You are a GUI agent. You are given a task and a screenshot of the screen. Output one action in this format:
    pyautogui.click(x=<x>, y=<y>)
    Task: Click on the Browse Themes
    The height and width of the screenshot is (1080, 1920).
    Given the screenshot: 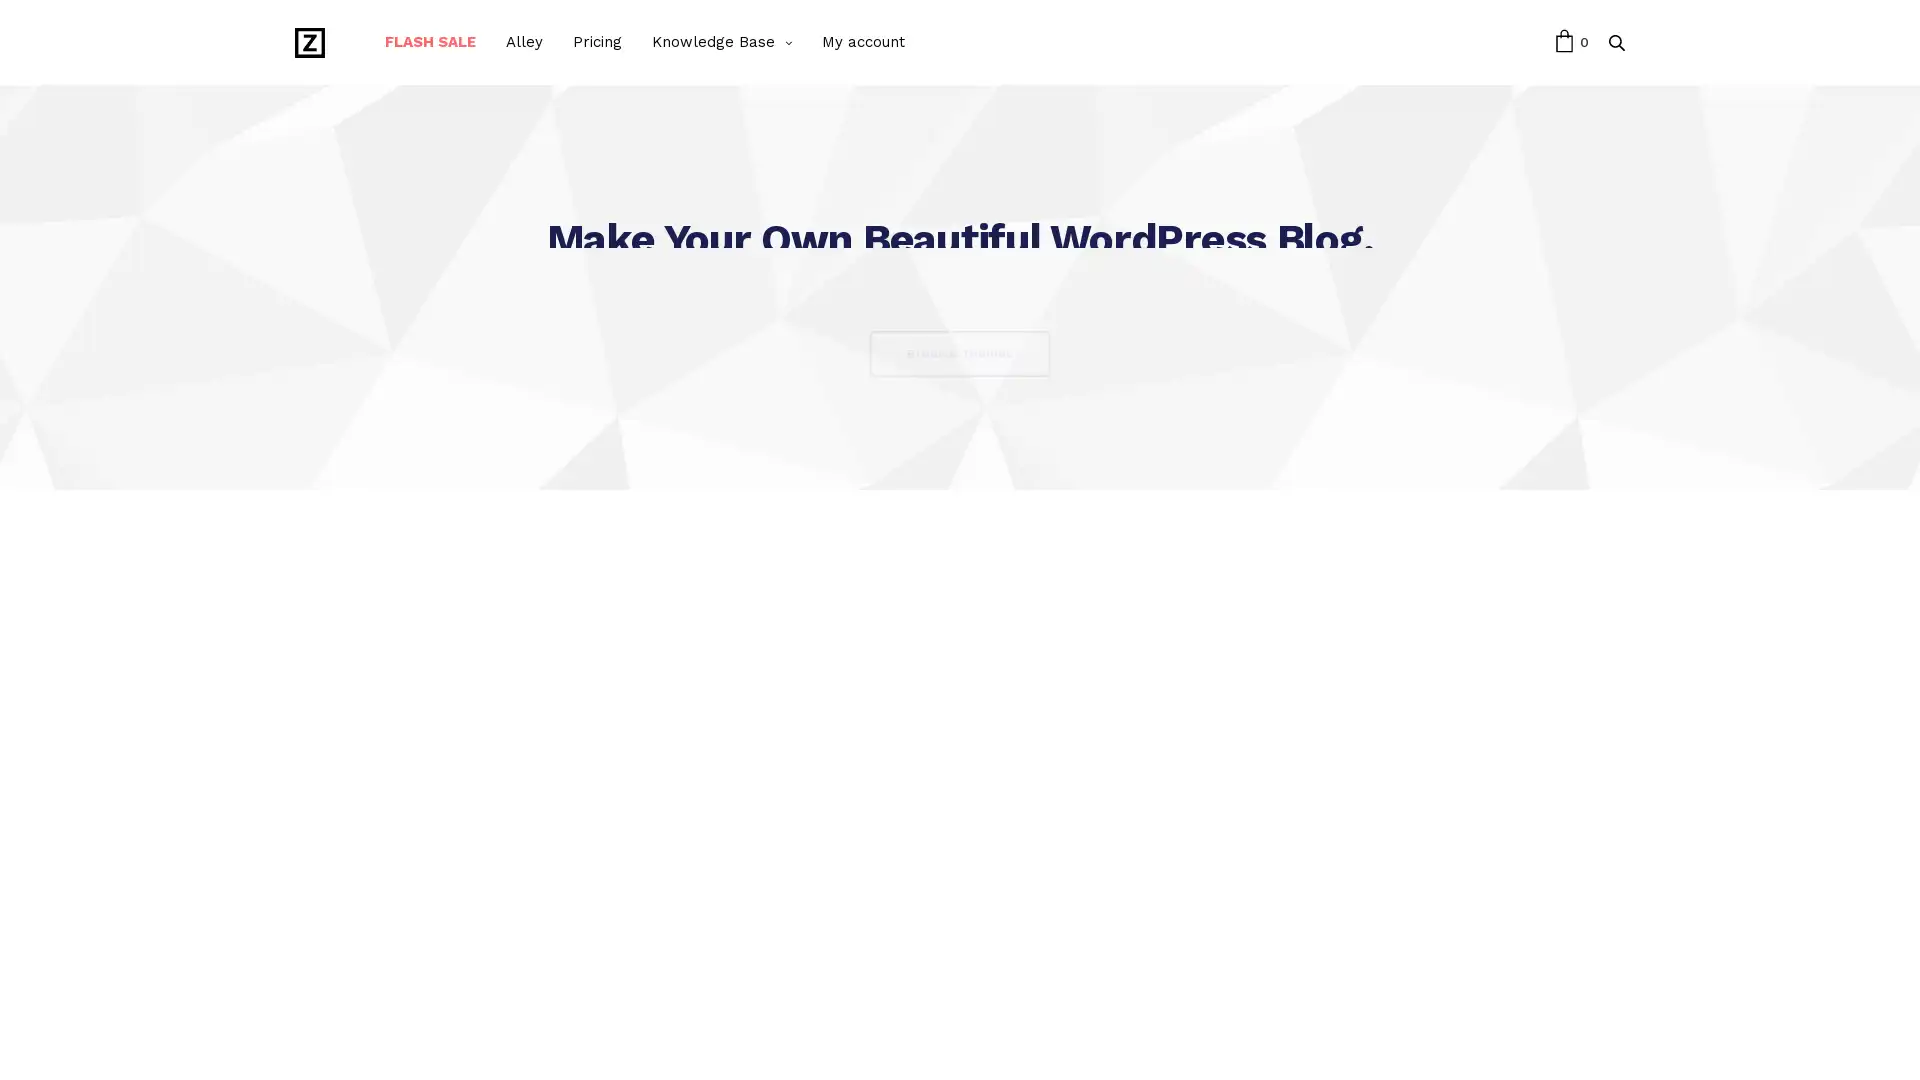 What is the action you would take?
    pyautogui.click(x=960, y=352)
    